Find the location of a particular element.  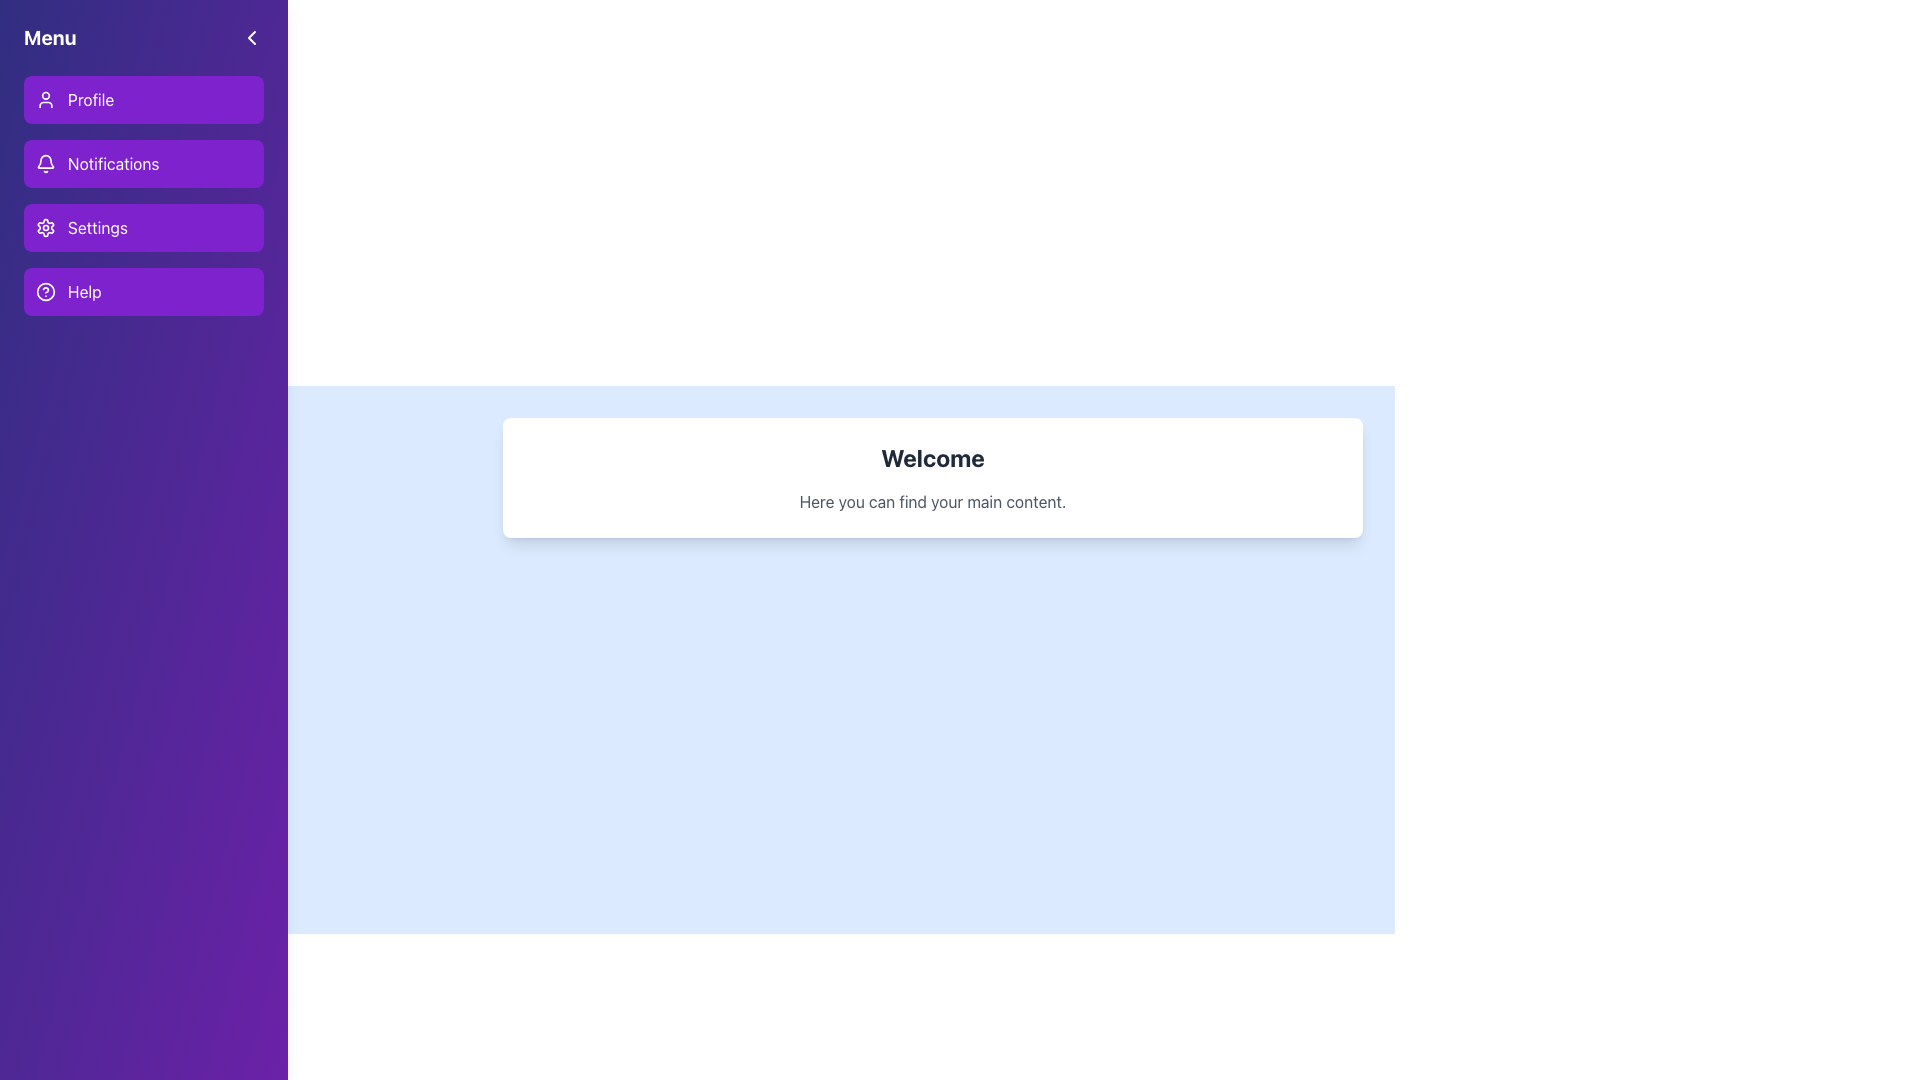

the gear-shaped 'Settings' icon in the sidebar menu is located at coordinates (46, 226).